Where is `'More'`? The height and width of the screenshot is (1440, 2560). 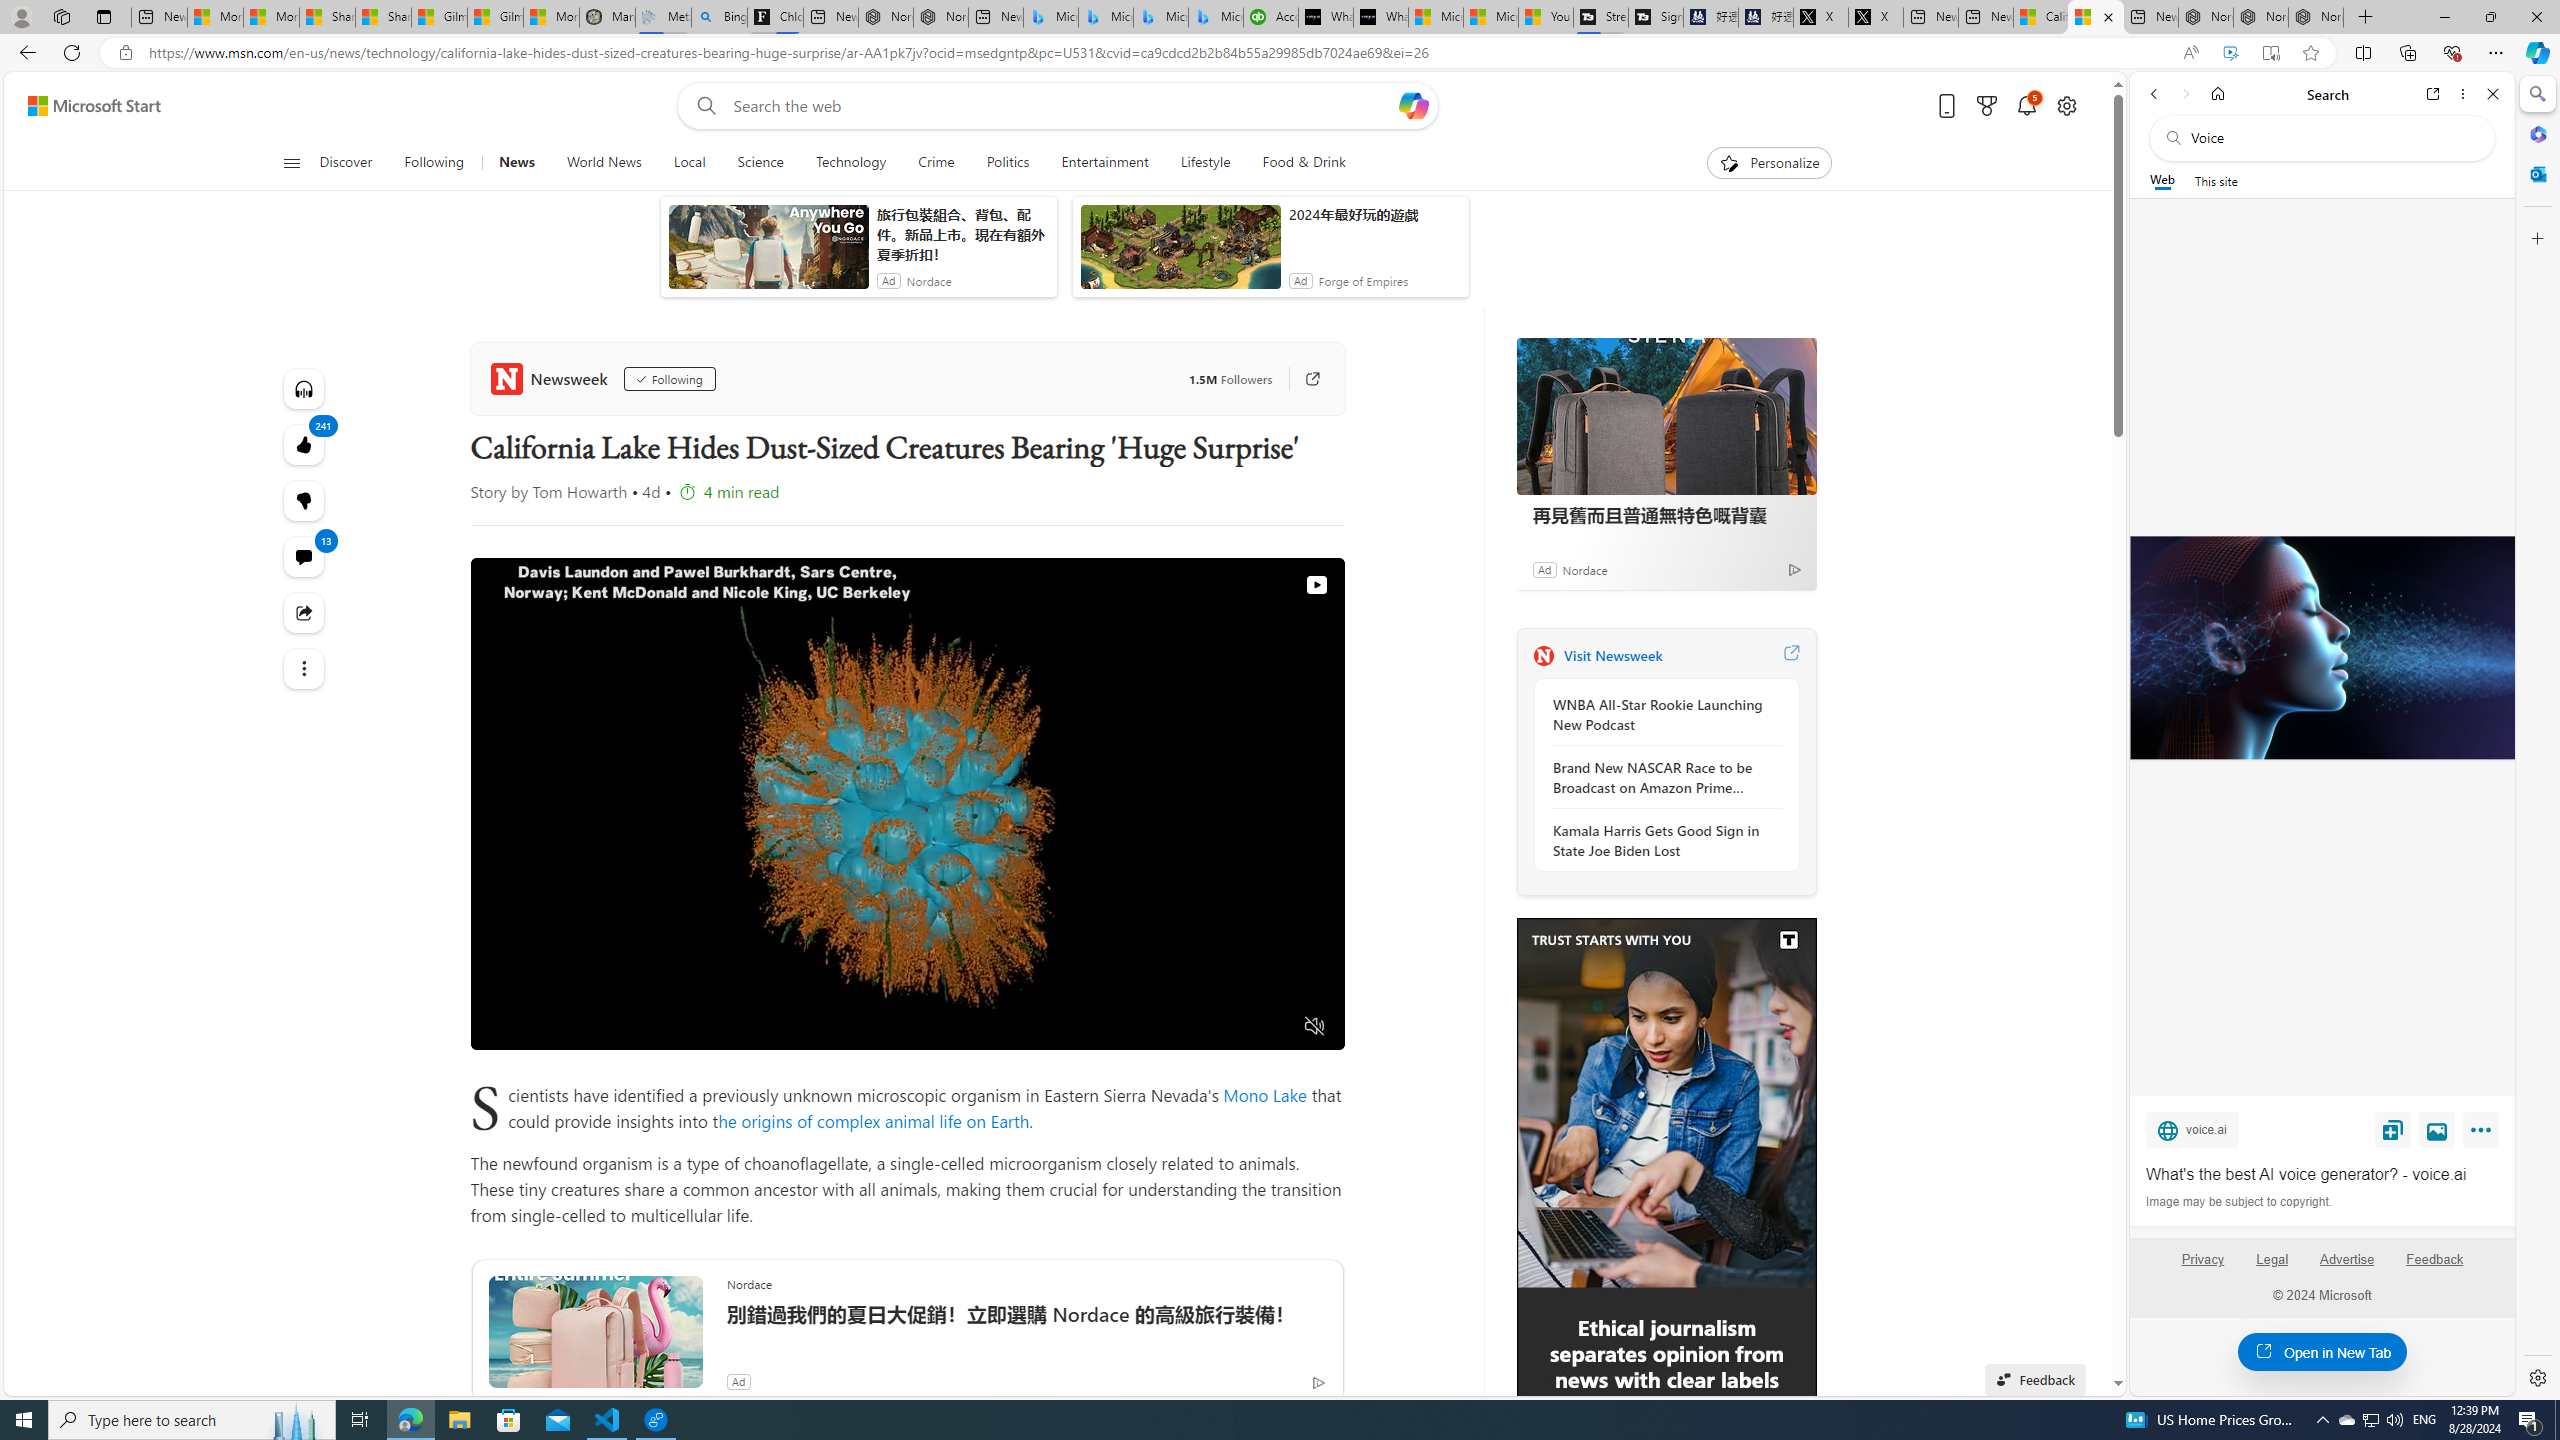 'More' is located at coordinates (2483, 1133).